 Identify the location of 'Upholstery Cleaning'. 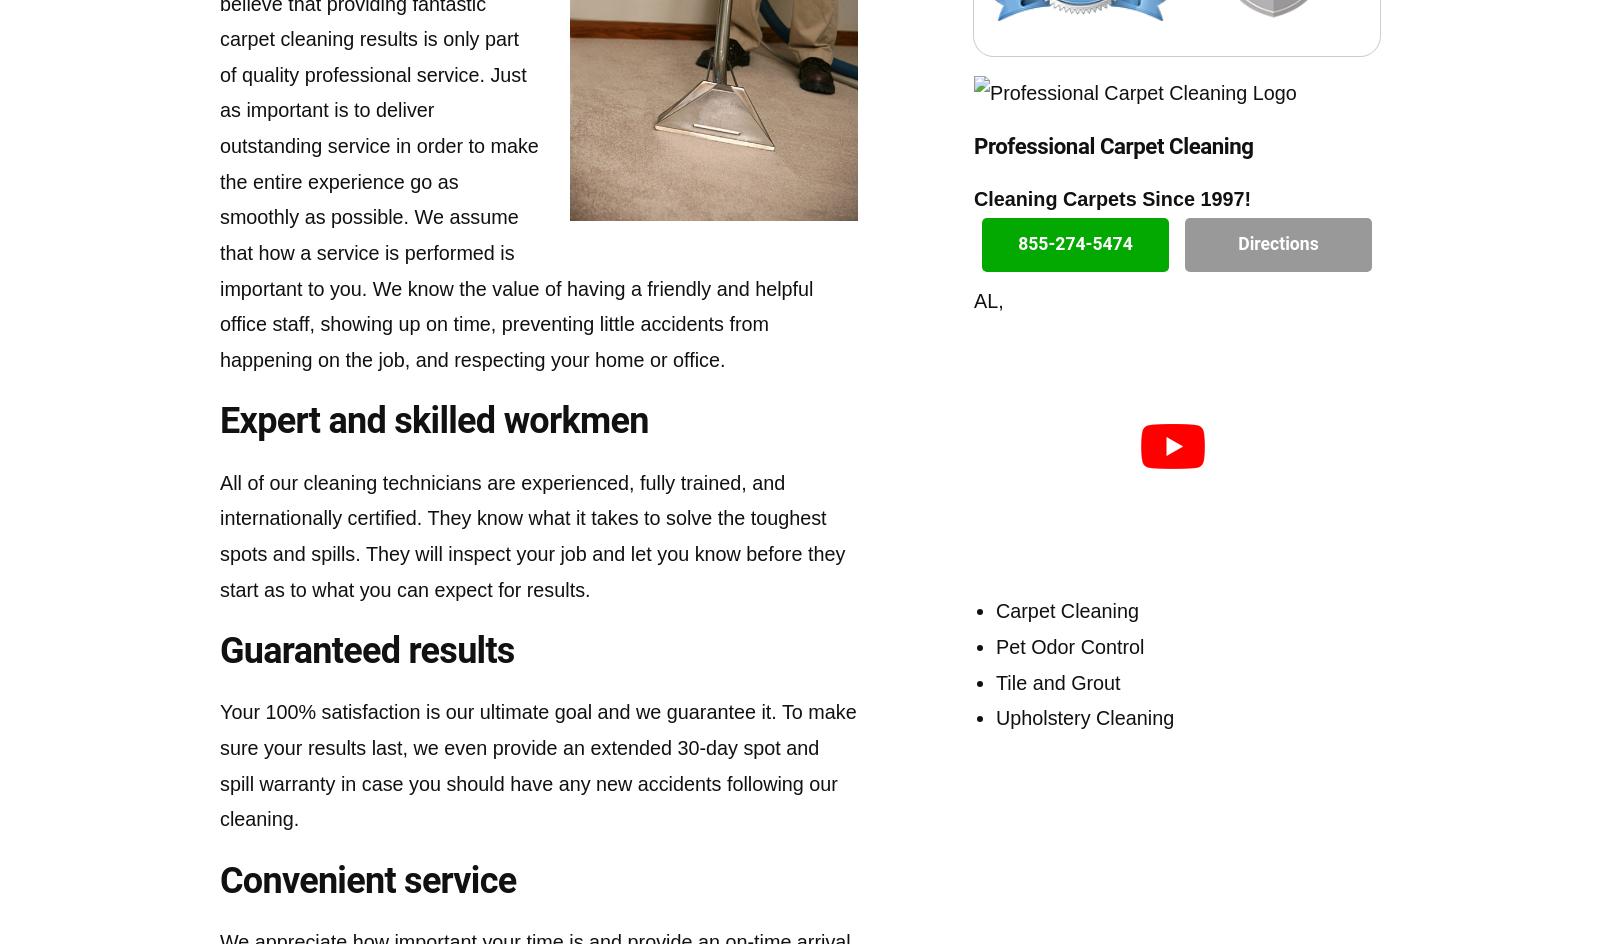
(1084, 718).